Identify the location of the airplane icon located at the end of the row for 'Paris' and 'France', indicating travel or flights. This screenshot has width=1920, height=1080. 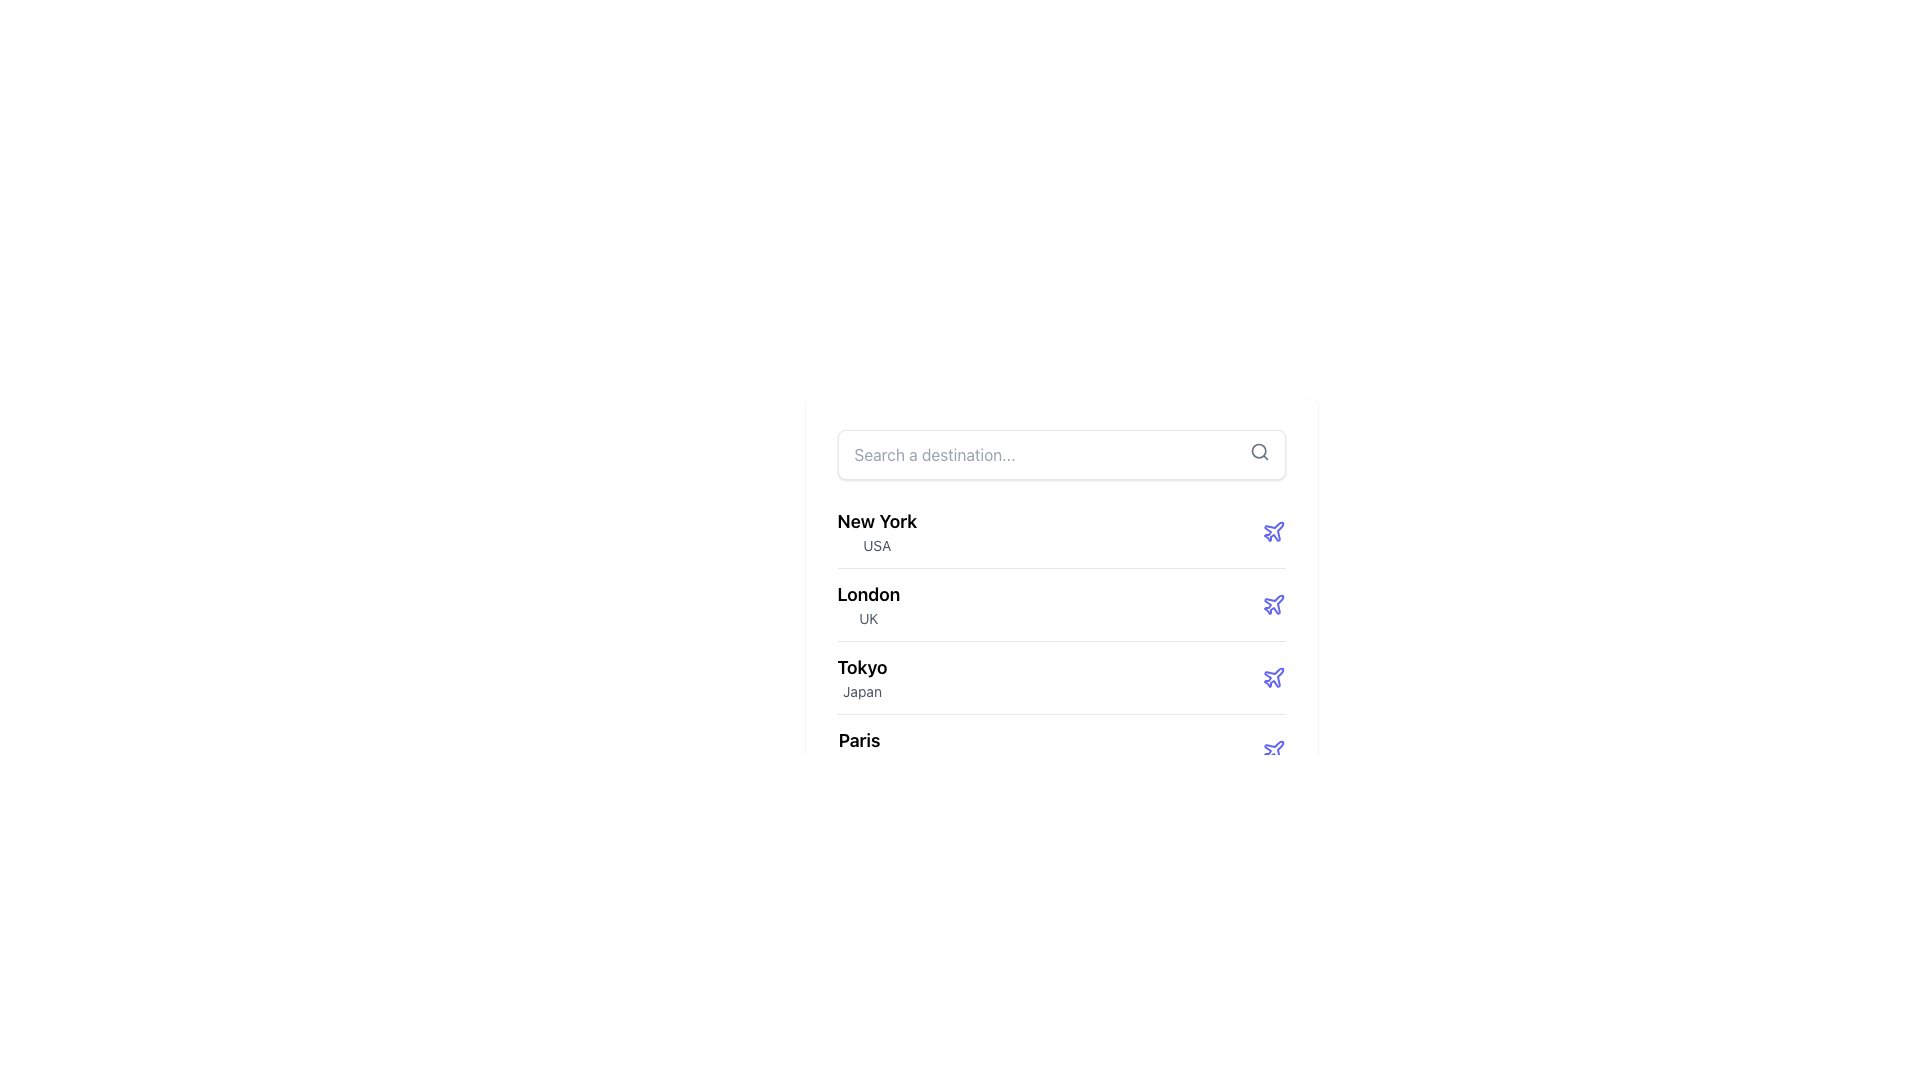
(1272, 751).